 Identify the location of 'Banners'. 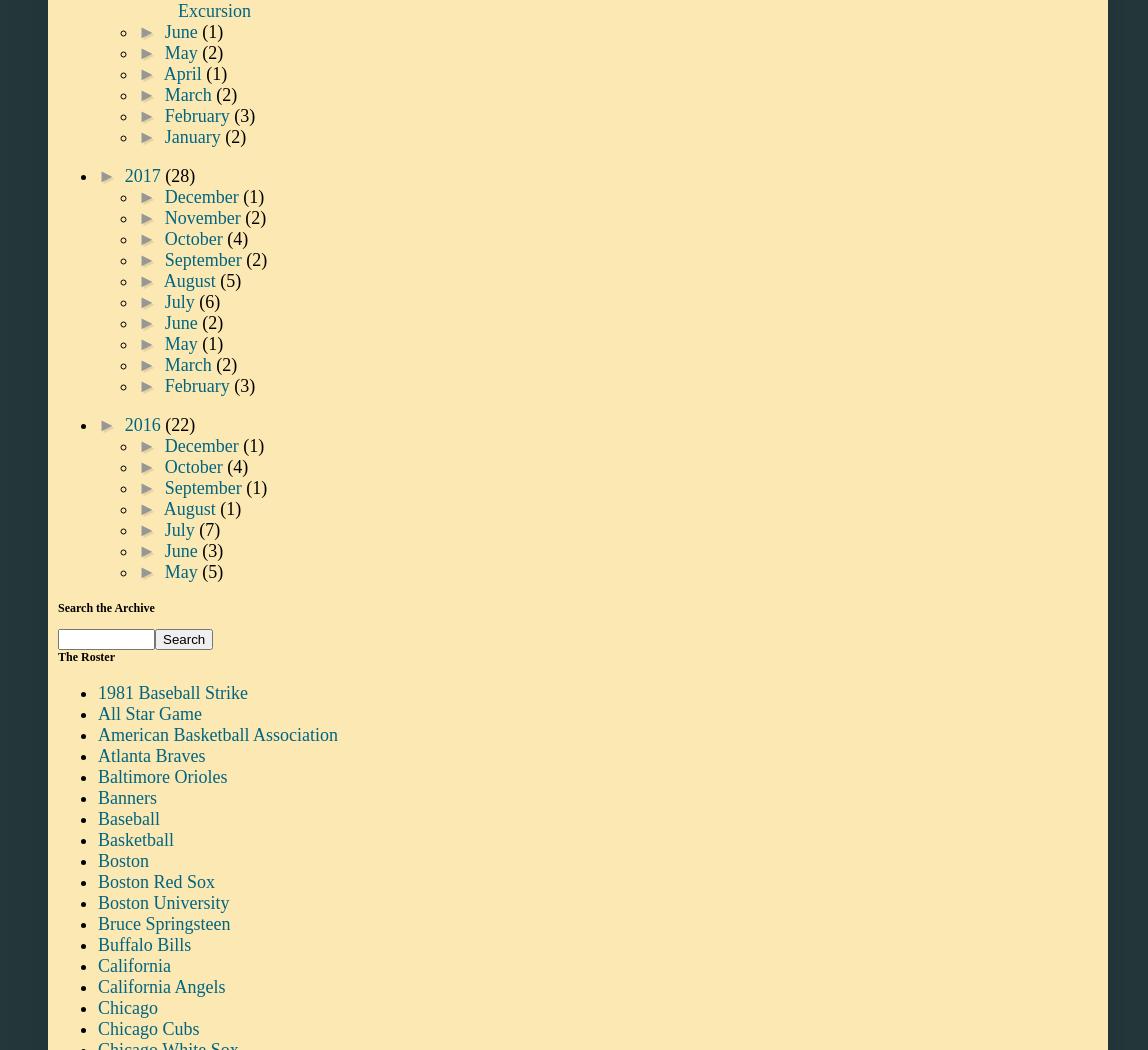
(126, 795).